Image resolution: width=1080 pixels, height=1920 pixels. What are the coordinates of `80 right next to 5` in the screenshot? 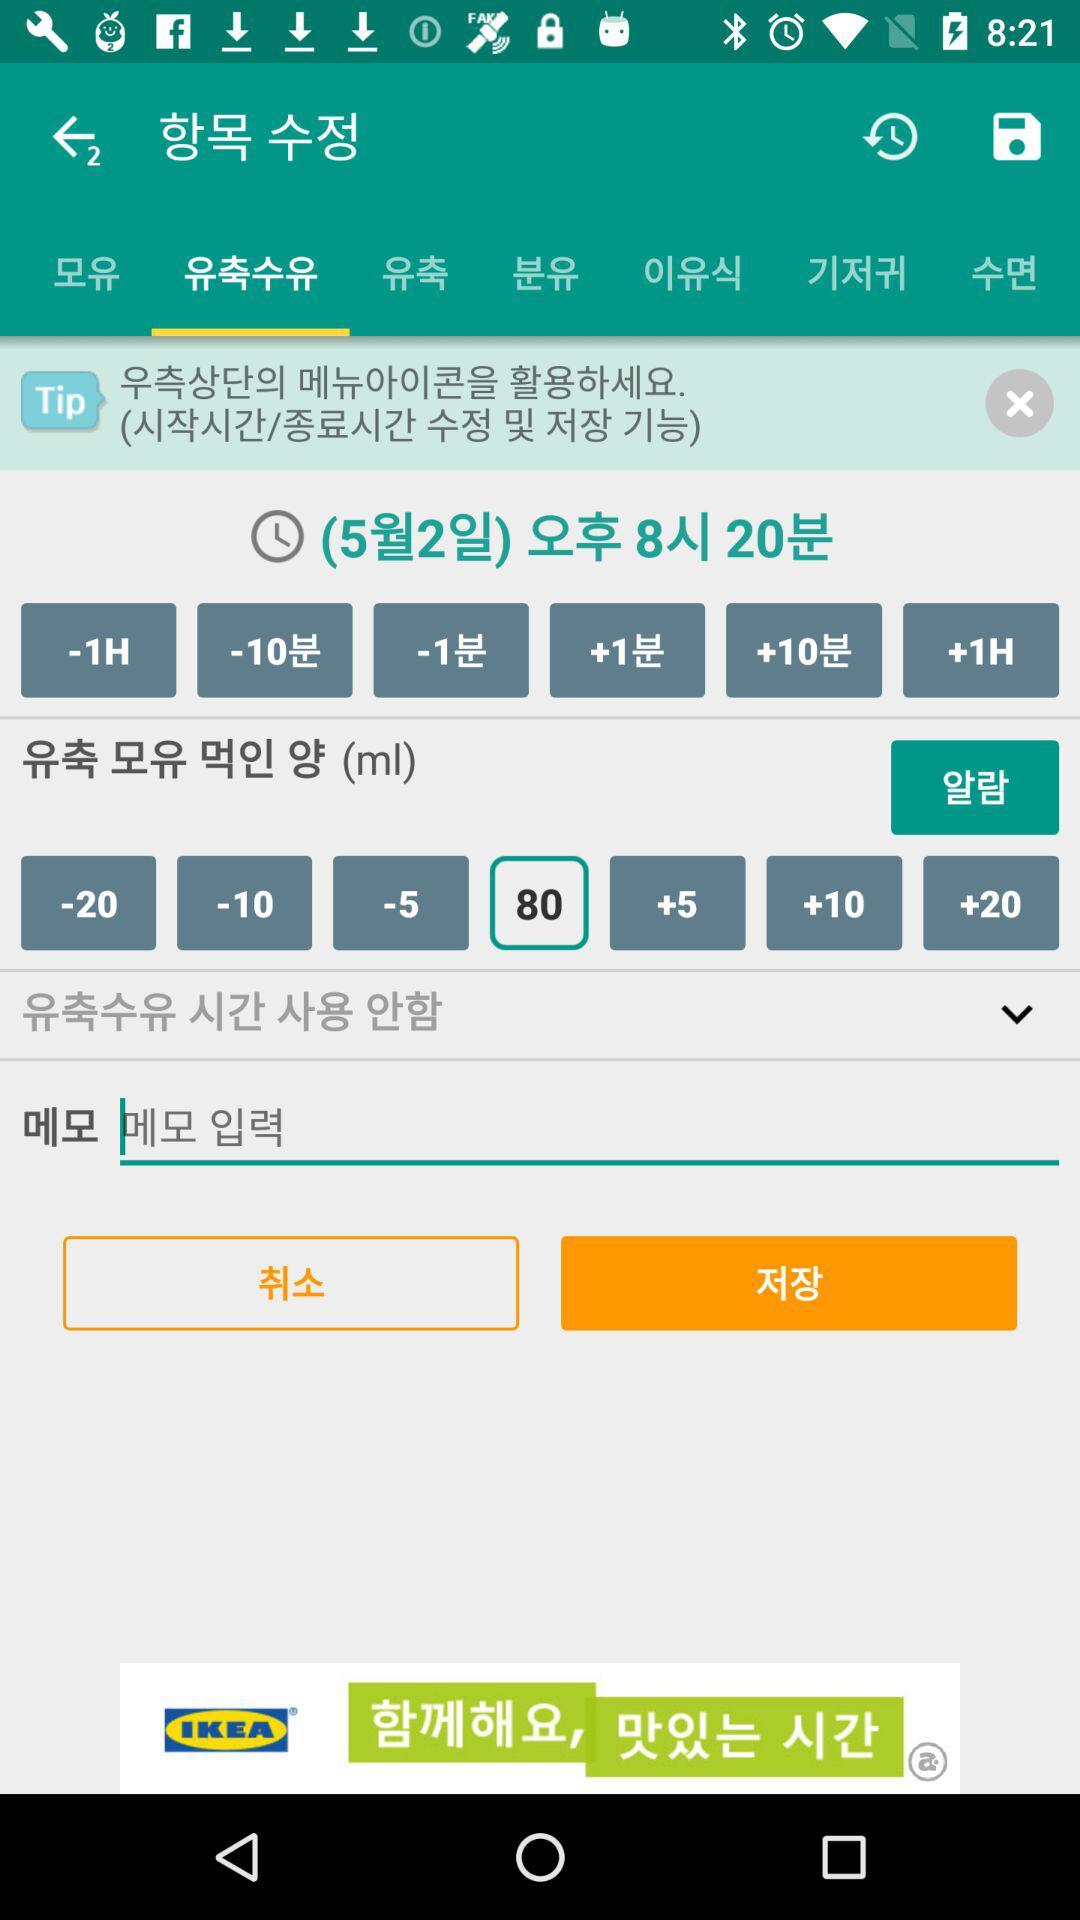 It's located at (538, 901).